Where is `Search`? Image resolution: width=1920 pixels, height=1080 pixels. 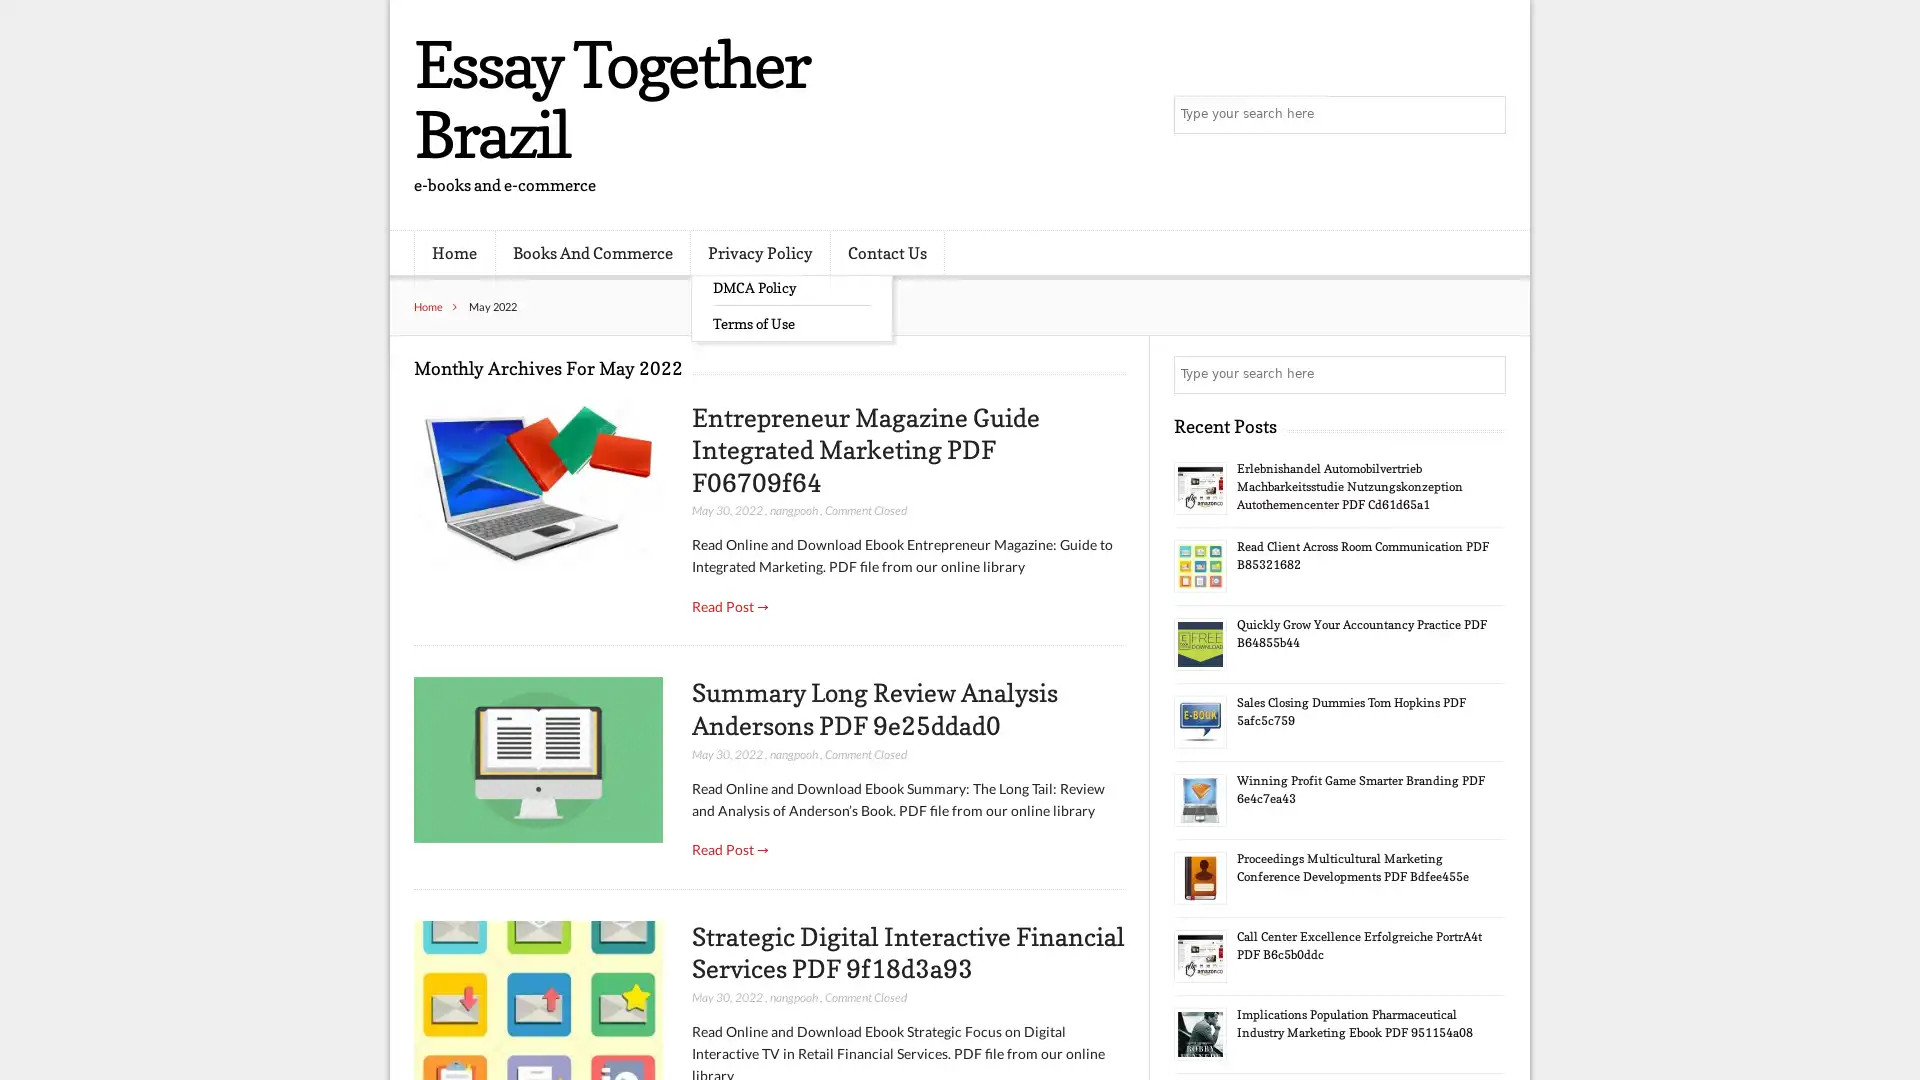
Search is located at coordinates (1485, 374).